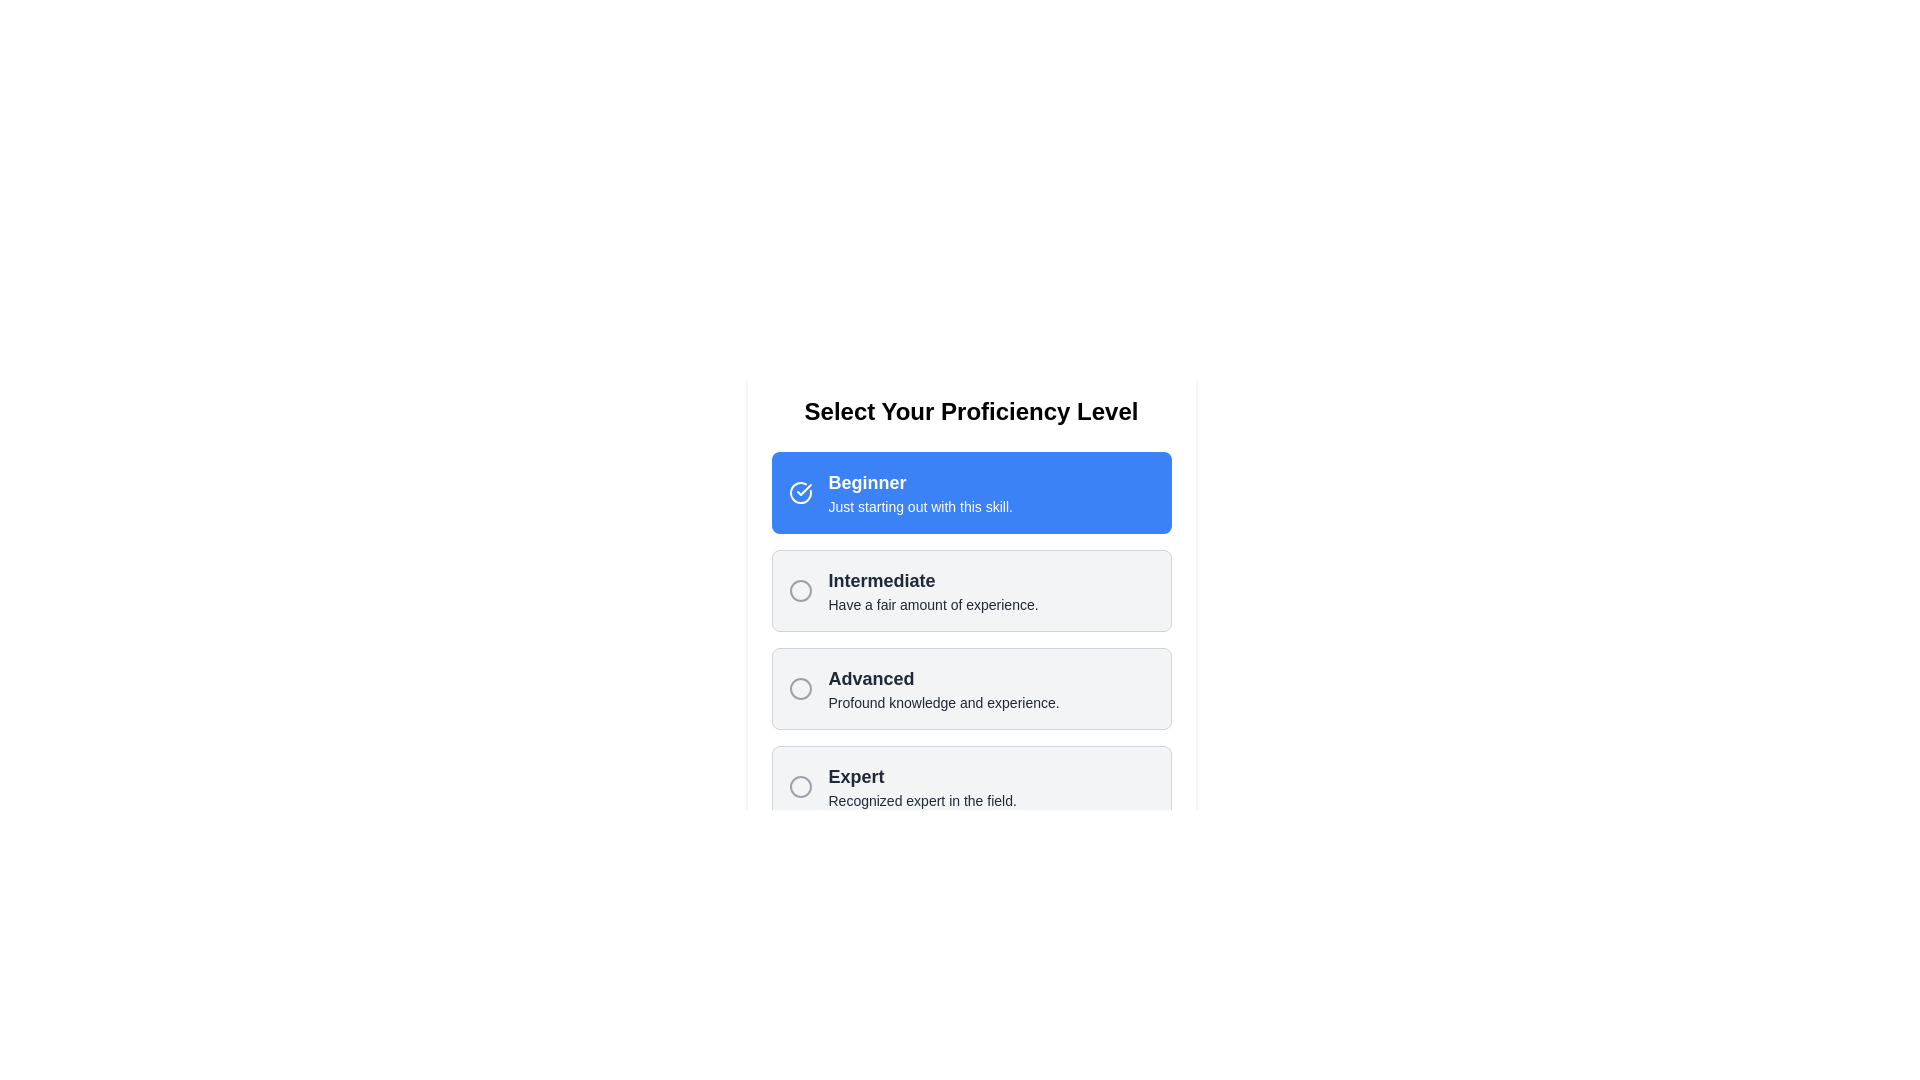  I want to click on the circular graphical indicator with a gray outline located to the left of the 'Advanced' option, so click(800, 688).